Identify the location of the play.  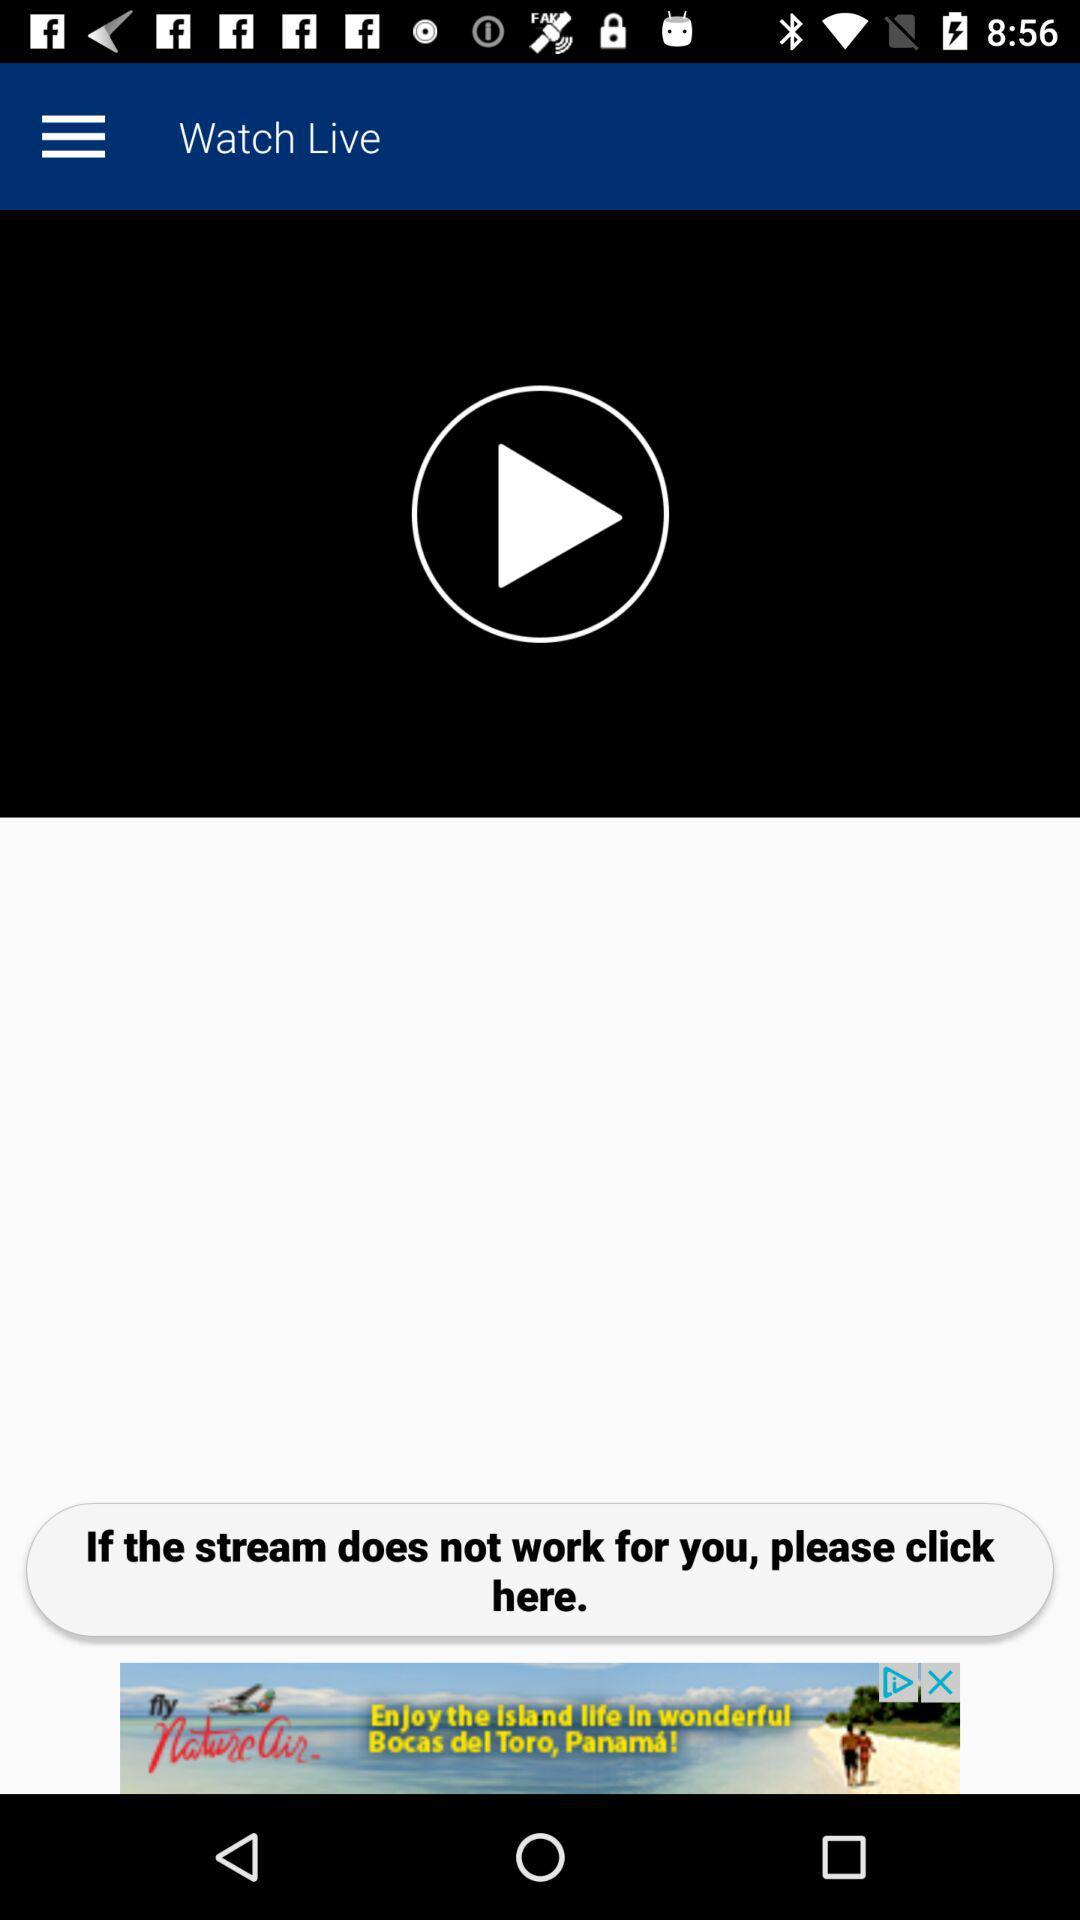
(540, 513).